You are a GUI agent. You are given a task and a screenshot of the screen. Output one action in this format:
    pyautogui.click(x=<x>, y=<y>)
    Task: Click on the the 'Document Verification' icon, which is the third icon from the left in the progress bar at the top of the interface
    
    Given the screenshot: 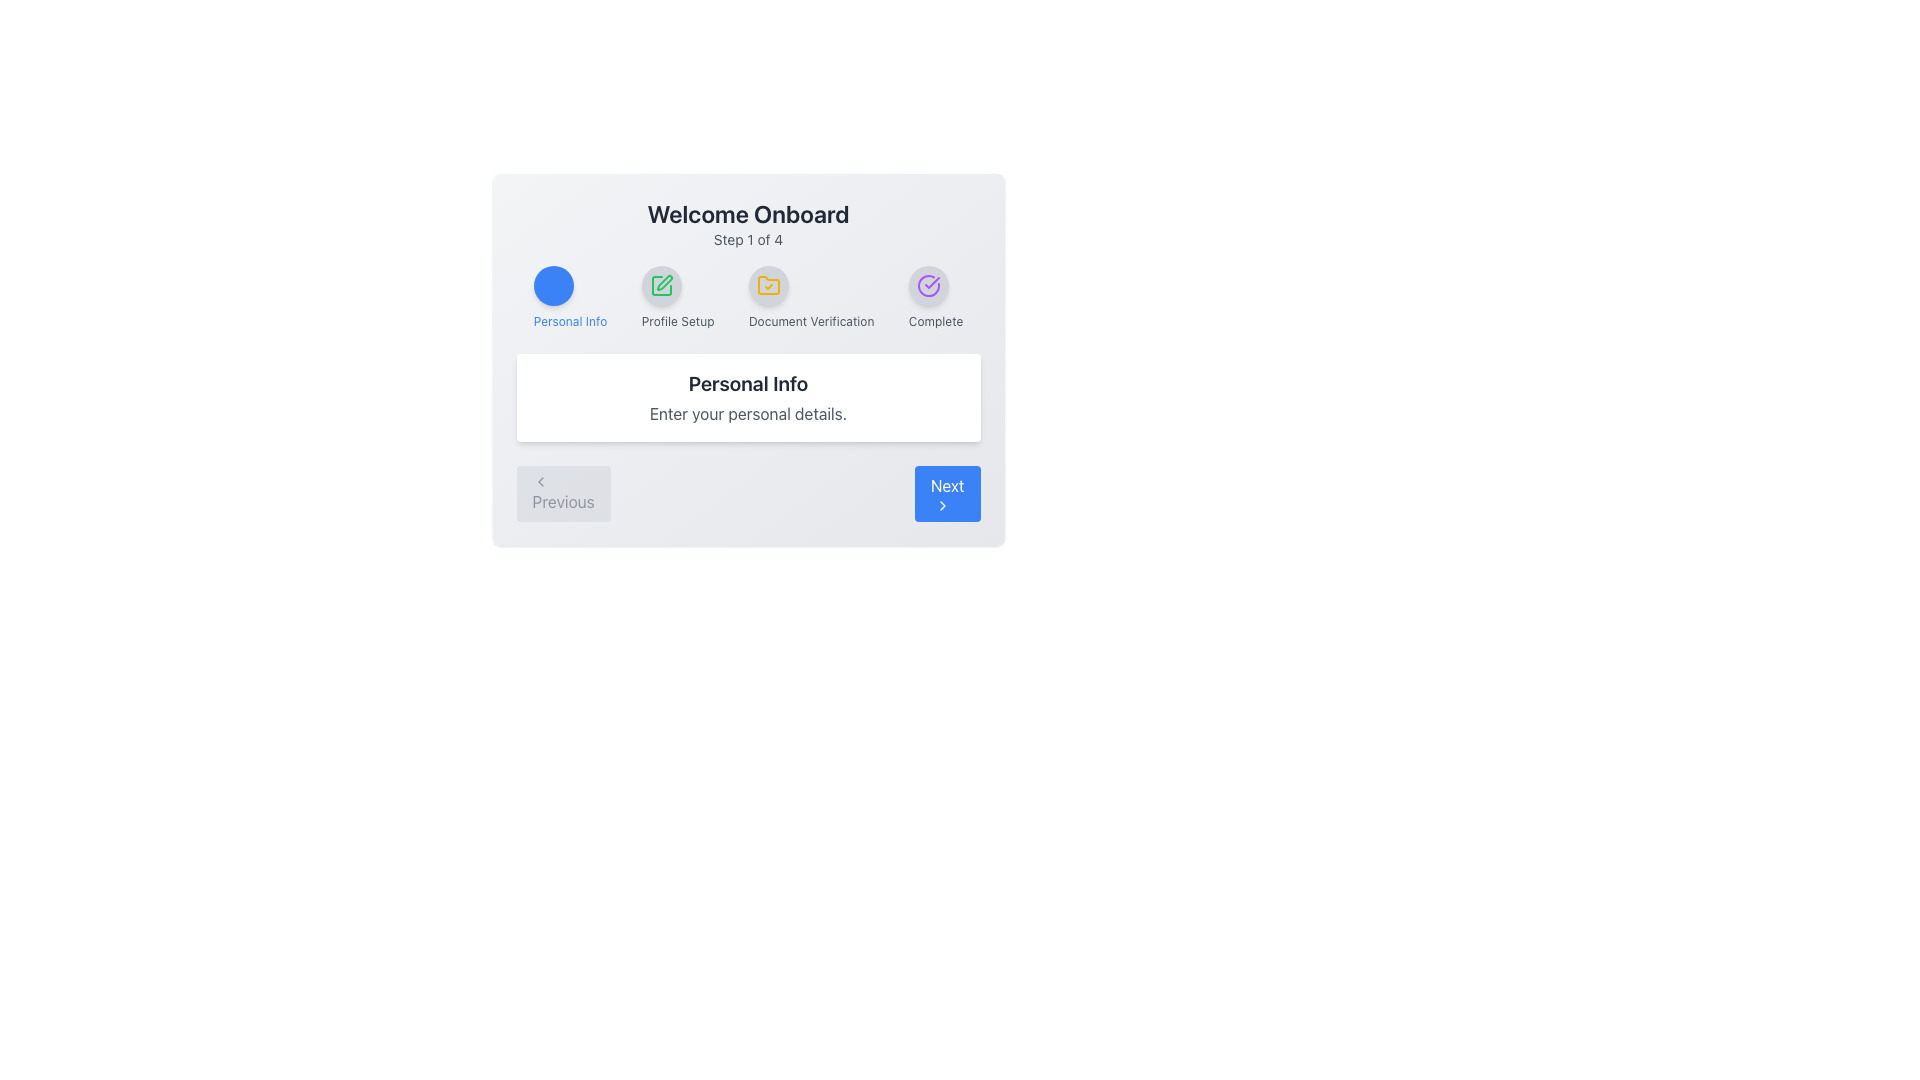 What is the action you would take?
    pyautogui.click(x=767, y=285)
    